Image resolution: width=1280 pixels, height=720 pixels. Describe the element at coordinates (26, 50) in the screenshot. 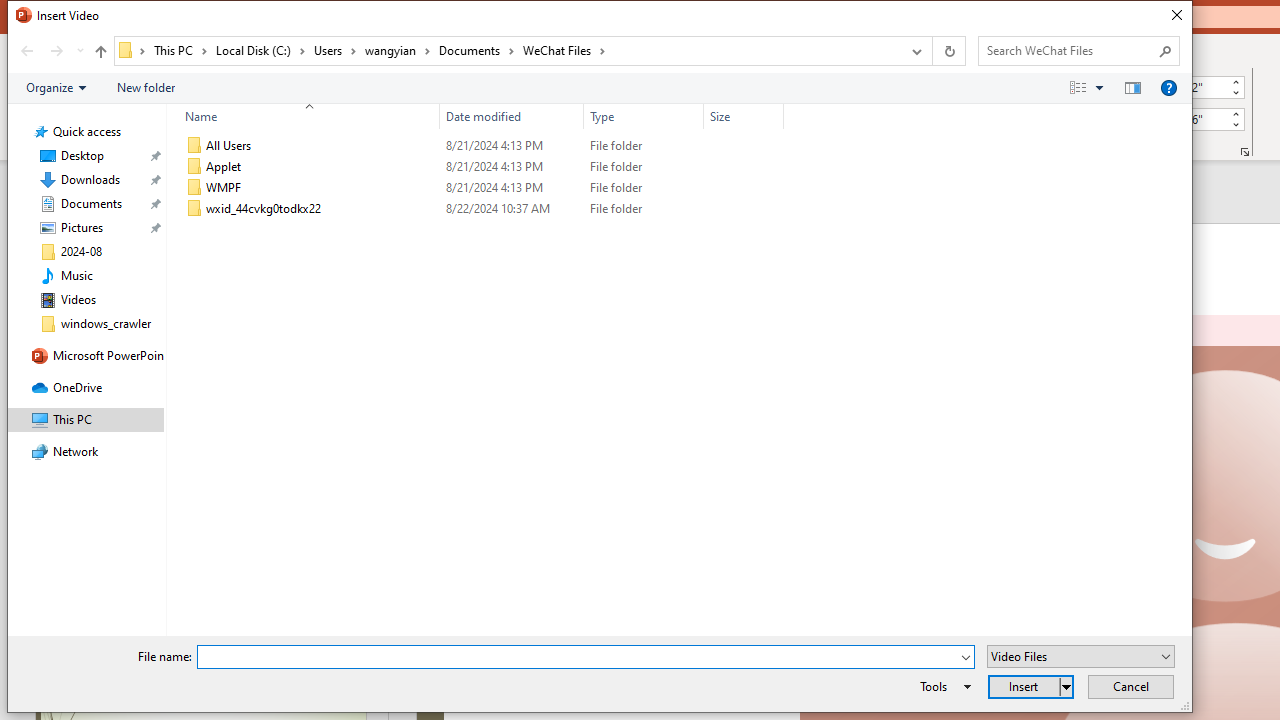

I see `'Back (Alt + Left Arrow)'` at that location.